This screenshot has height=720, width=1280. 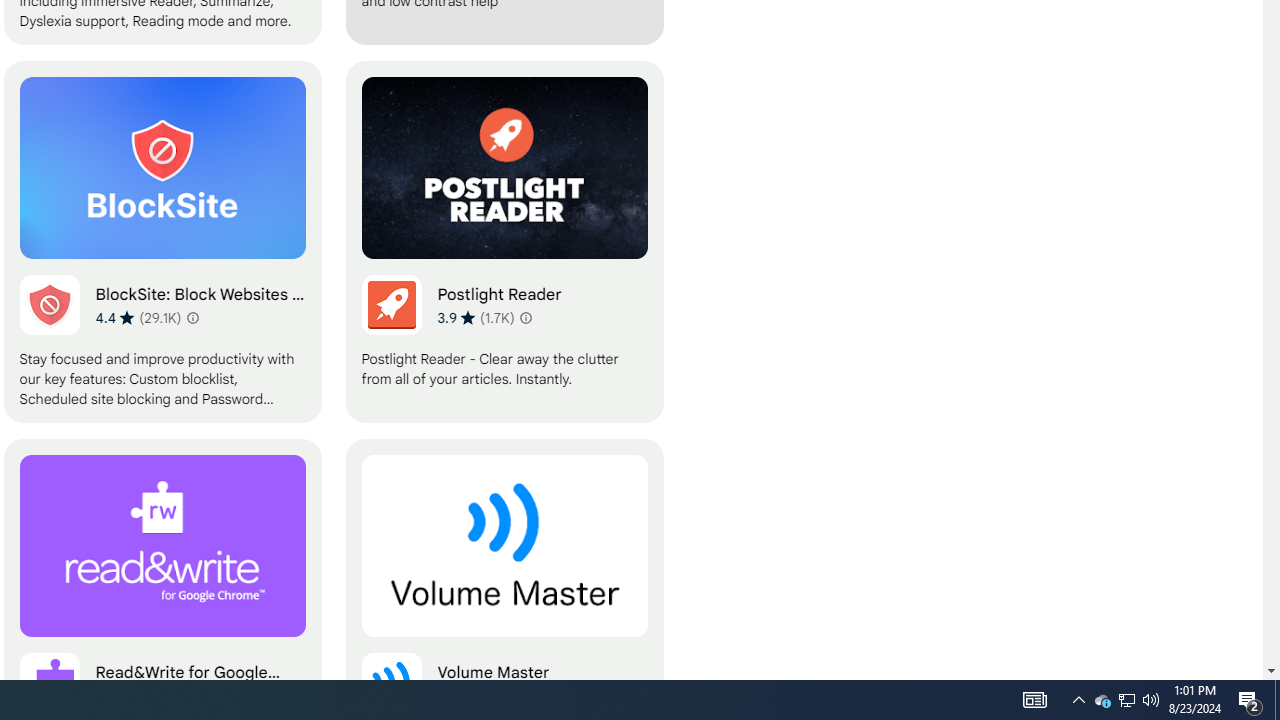 What do you see at coordinates (474, 316) in the screenshot?
I see `'Average rating 3.9 out of 5 stars. 1.7K ratings.'` at bounding box center [474, 316].